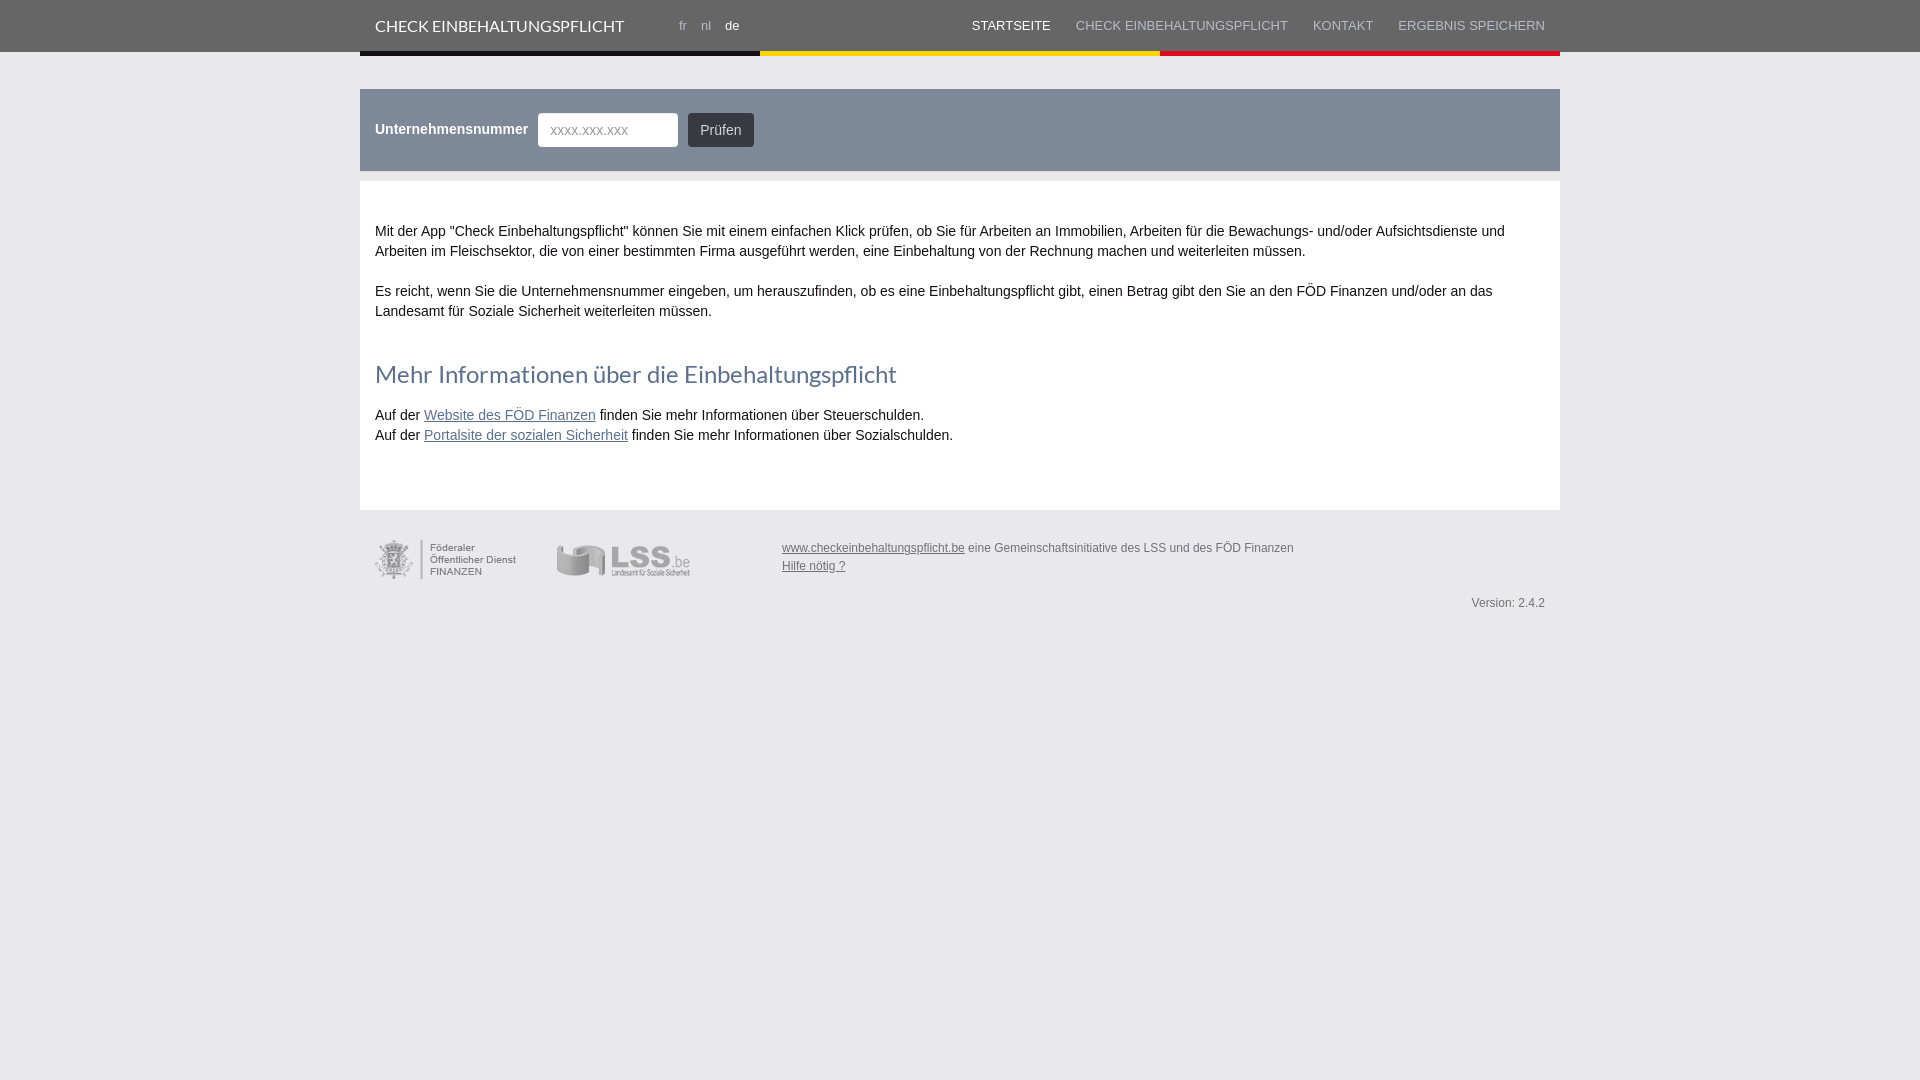 The image size is (1920, 1080). Describe the element at coordinates (873, 547) in the screenshot. I see `'www.checkeinbehaltungspflicht.be'` at that location.